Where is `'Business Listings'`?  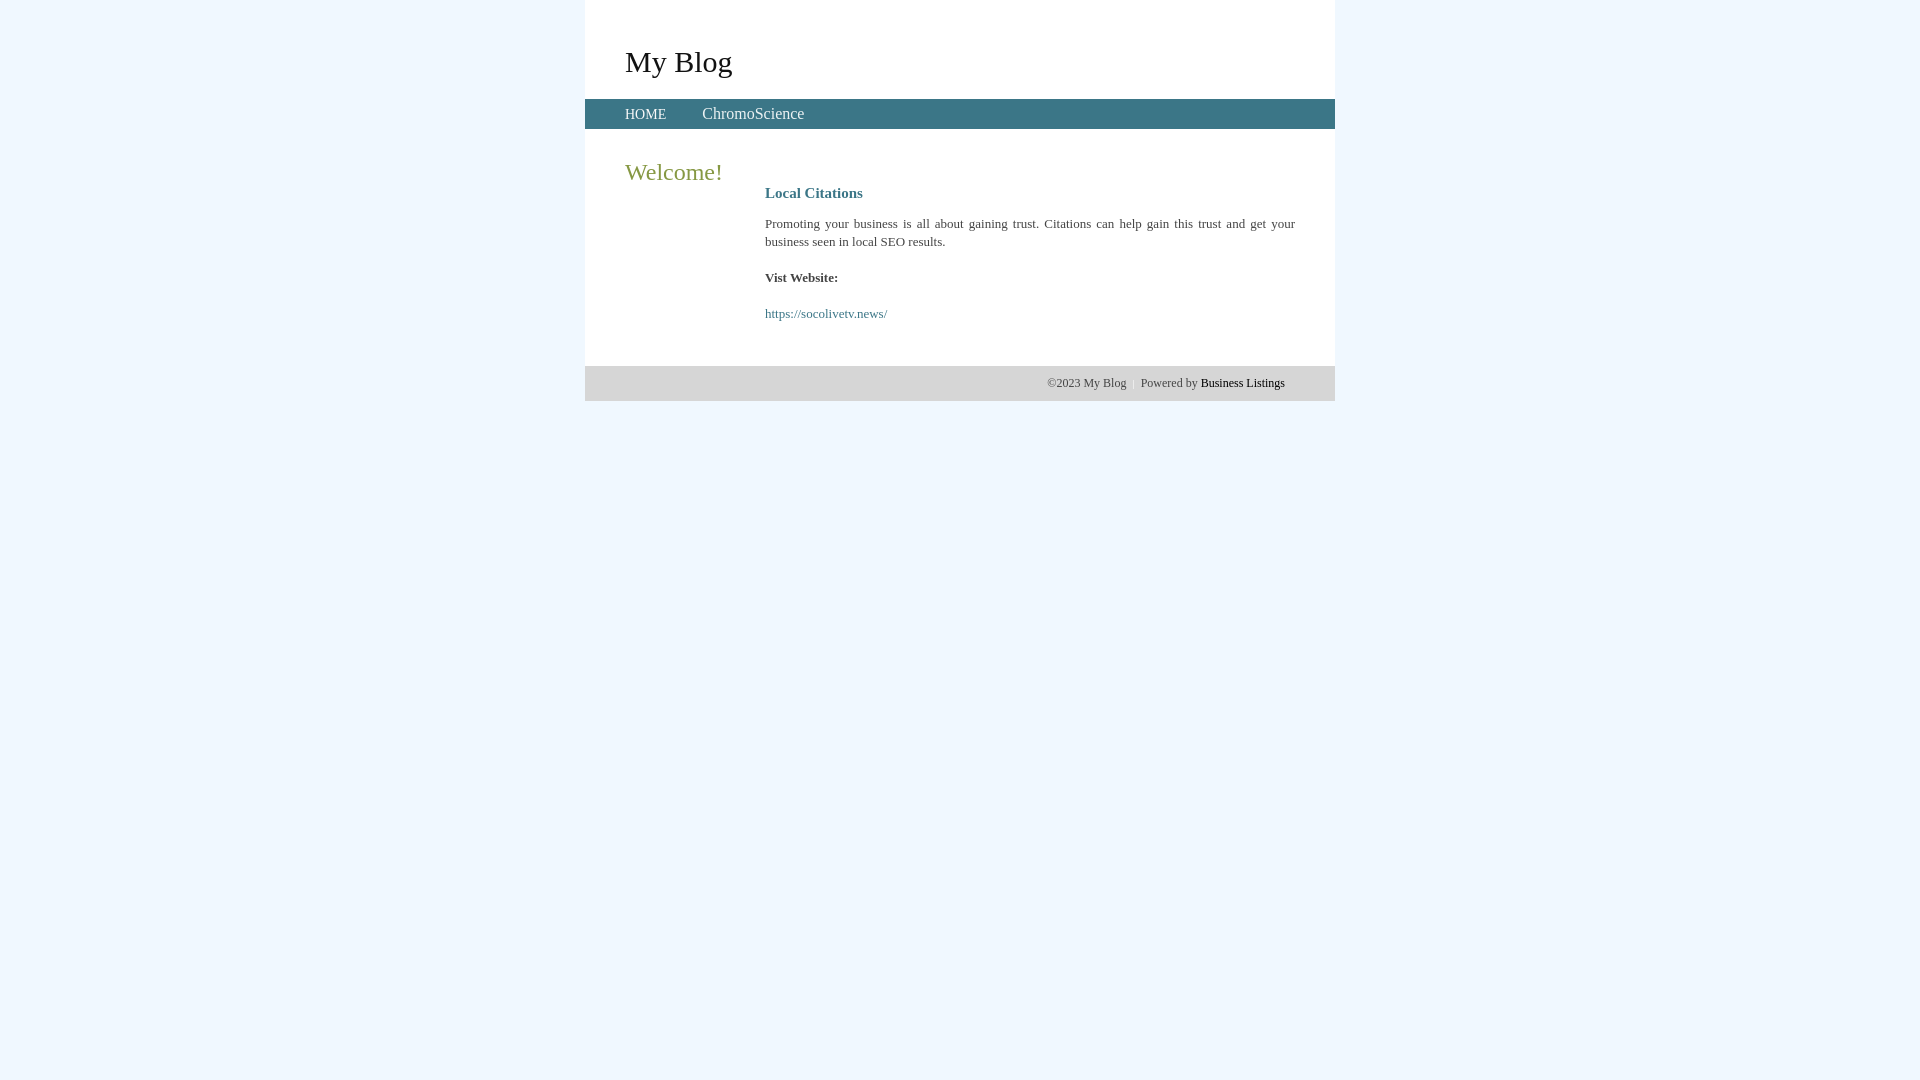 'Business Listings' is located at coordinates (1242, 382).